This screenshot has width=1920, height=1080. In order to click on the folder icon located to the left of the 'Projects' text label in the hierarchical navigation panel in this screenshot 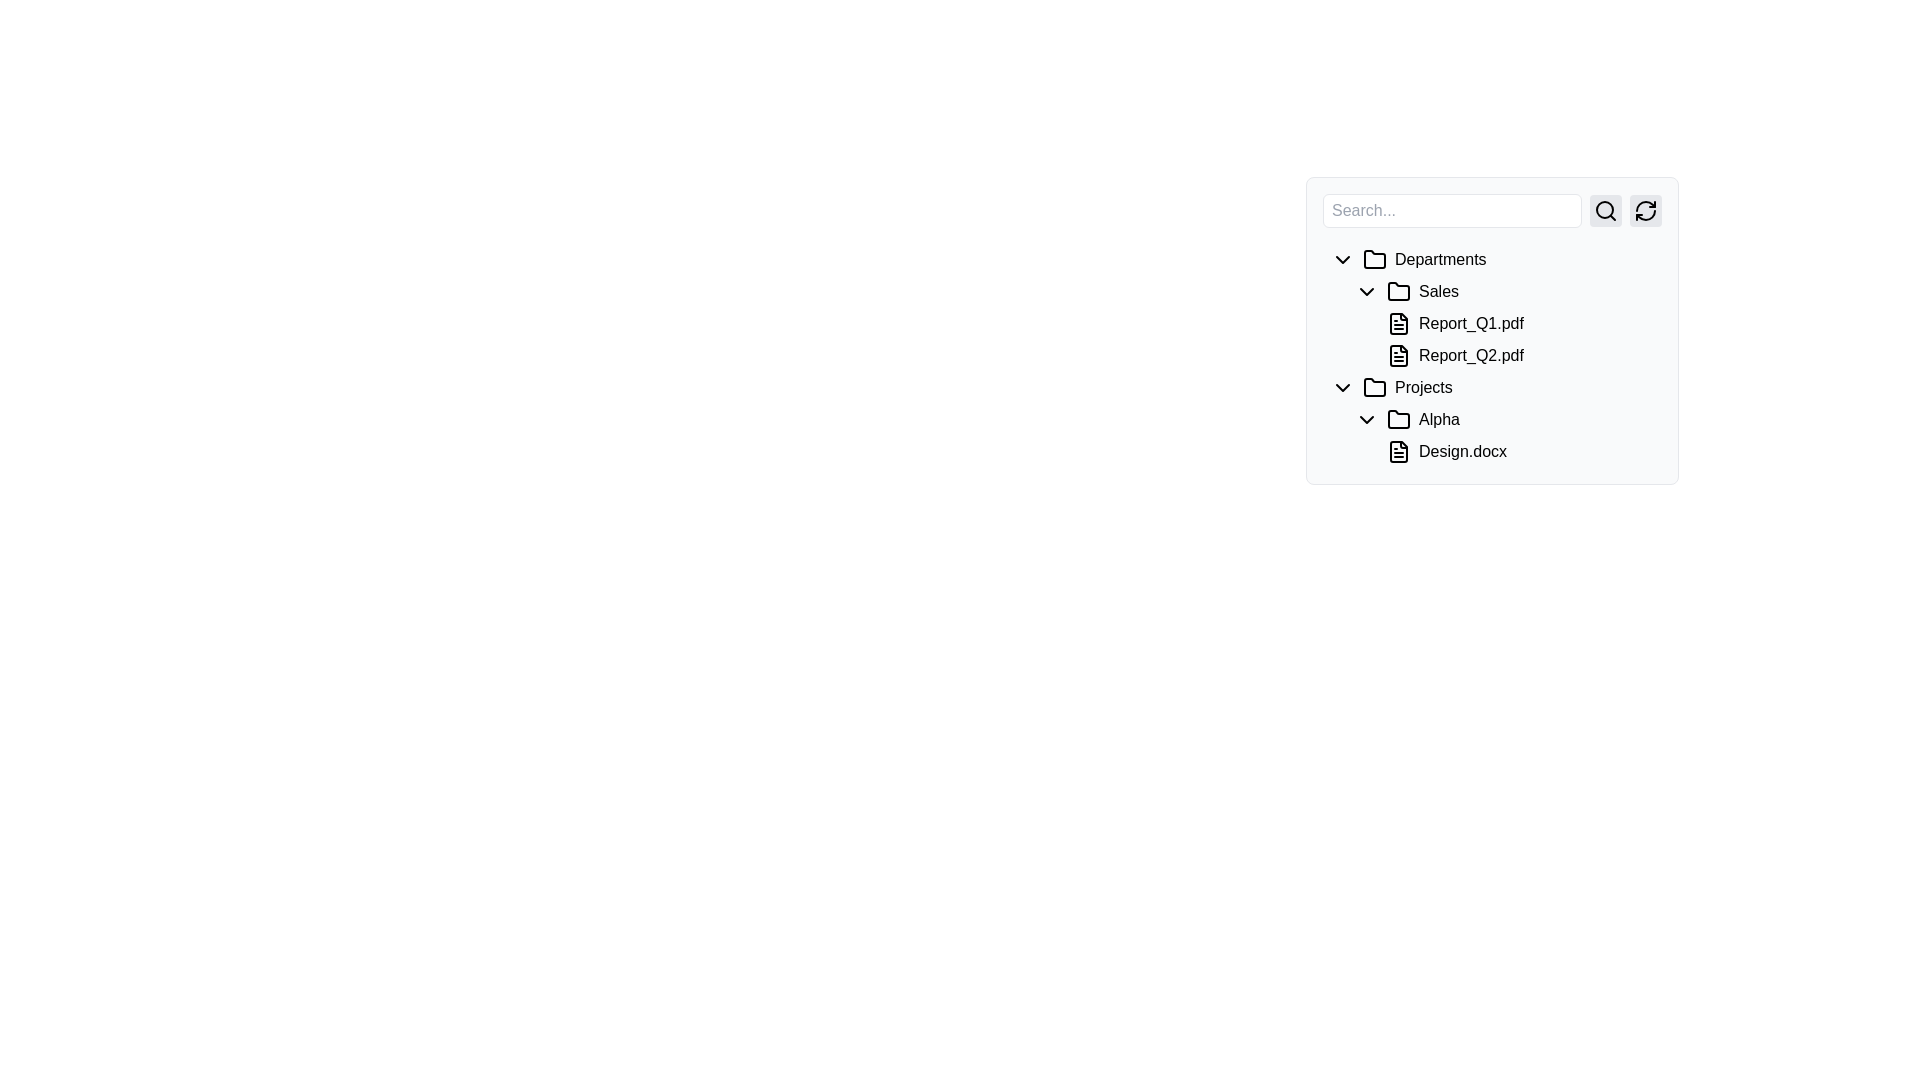, I will do `click(1373, 387)`.